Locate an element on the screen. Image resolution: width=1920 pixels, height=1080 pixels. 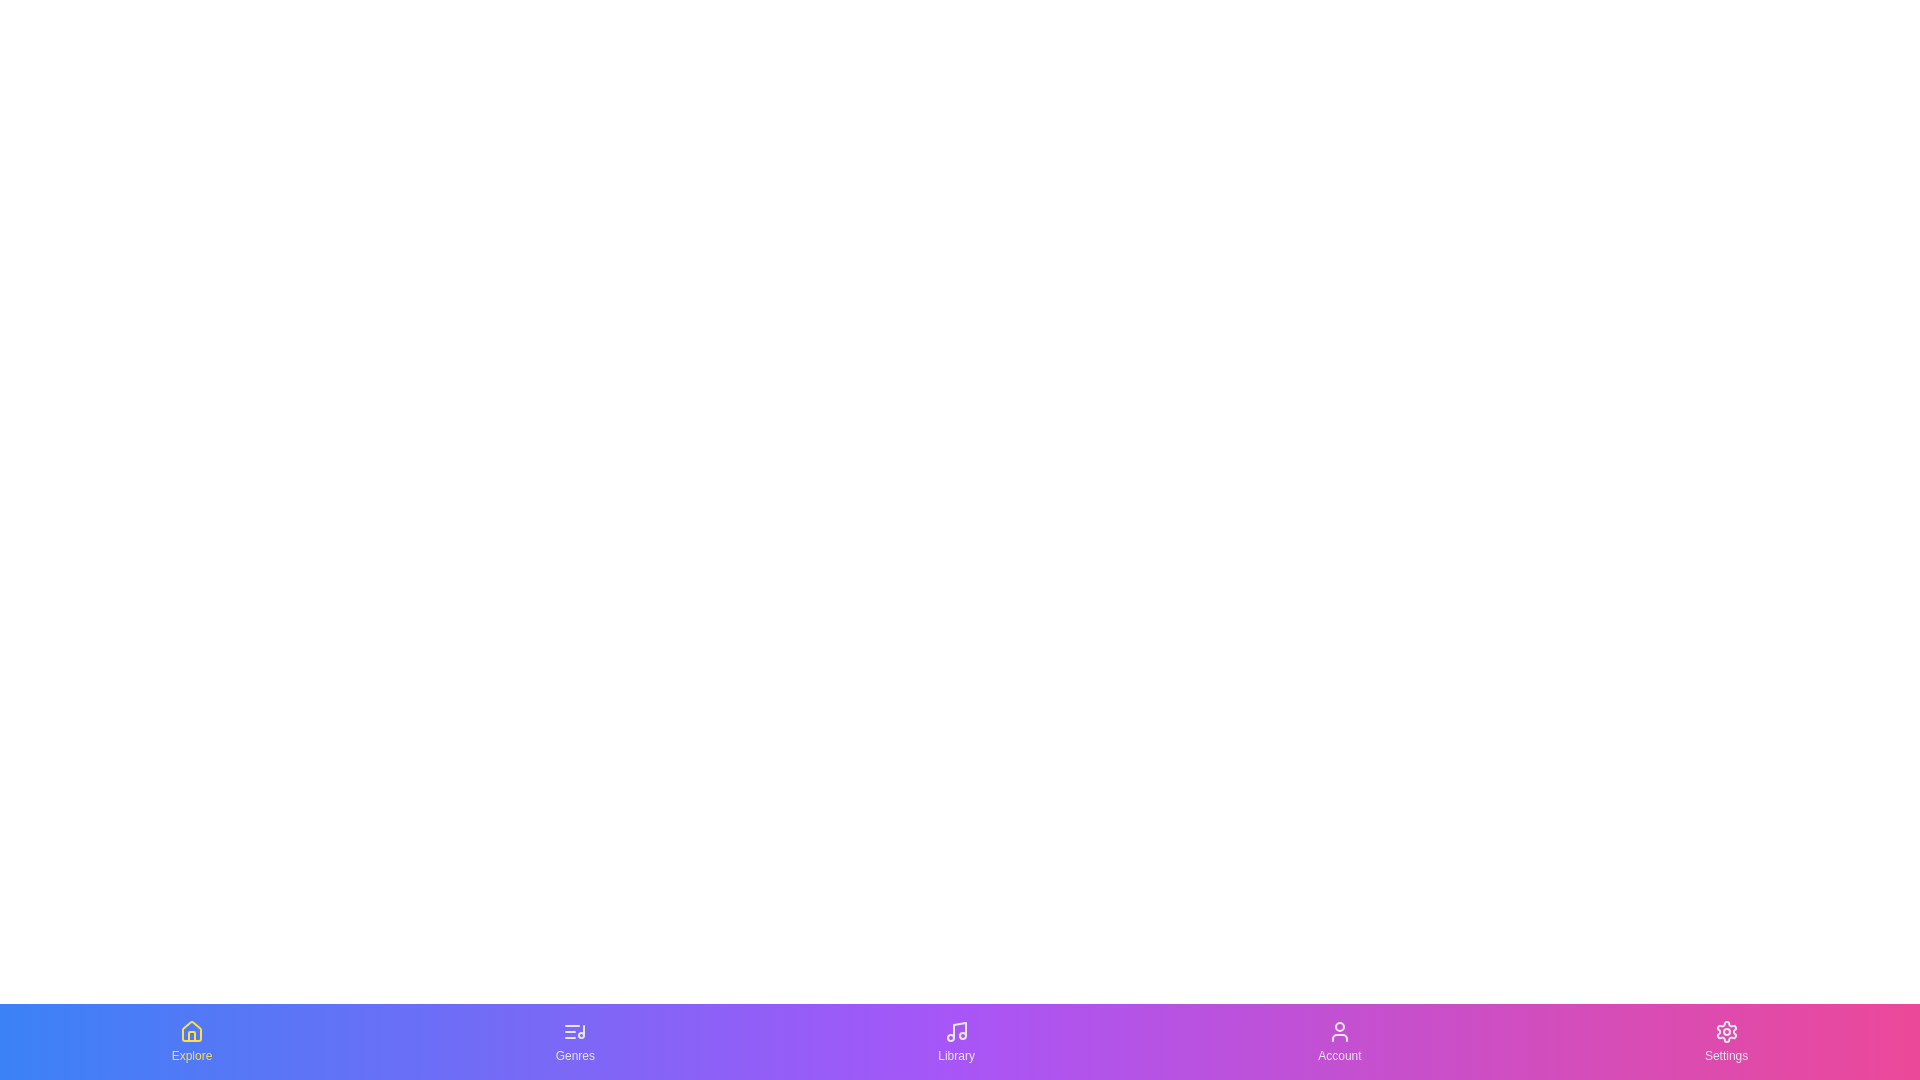
the Settings tab by clicking on its button is located at coordinates (1725, 1040).